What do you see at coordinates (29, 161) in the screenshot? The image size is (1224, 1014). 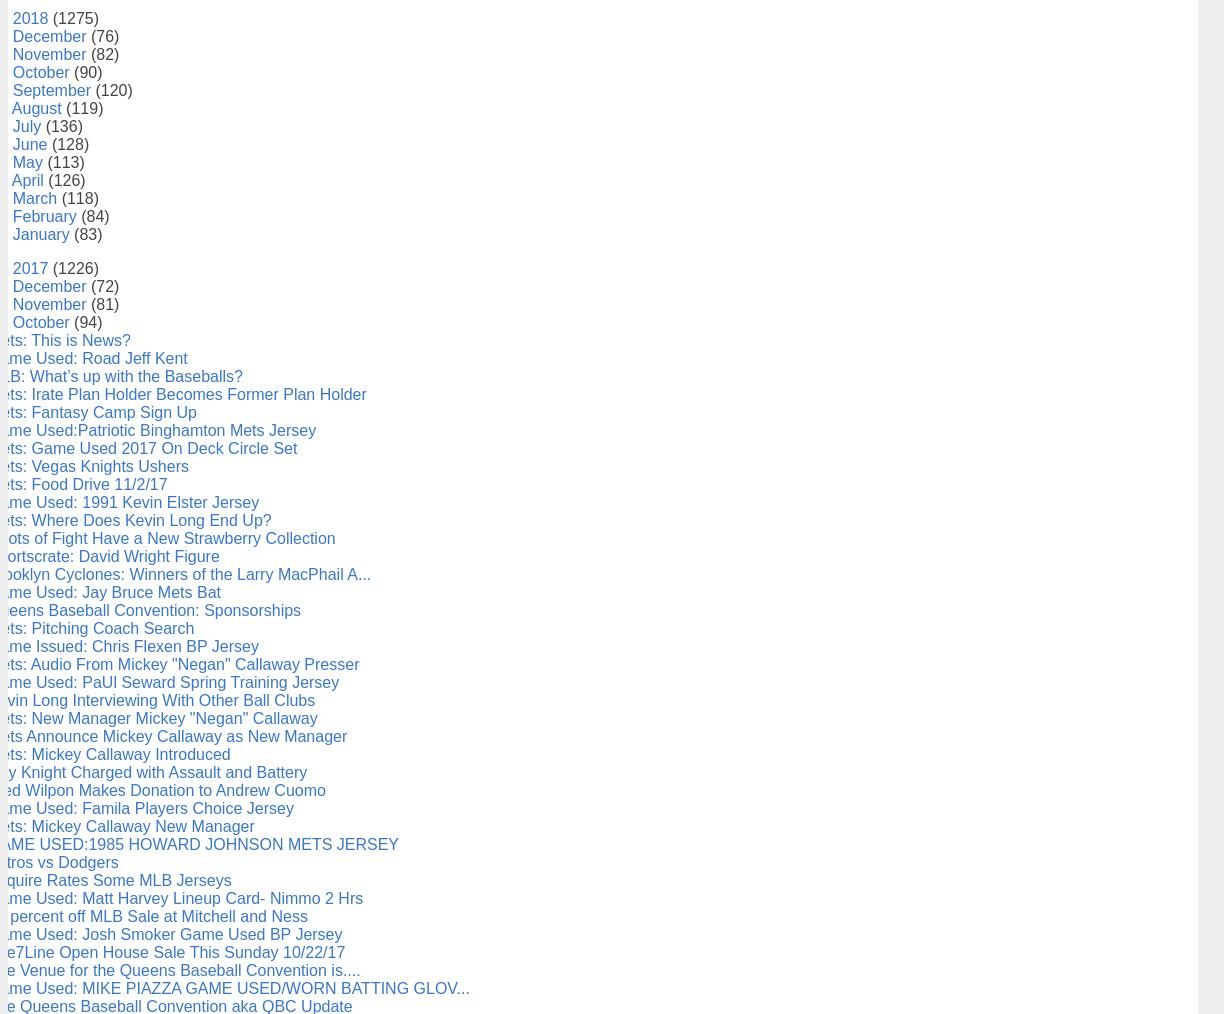 I see `'May'` at bounding box center [29, 161].